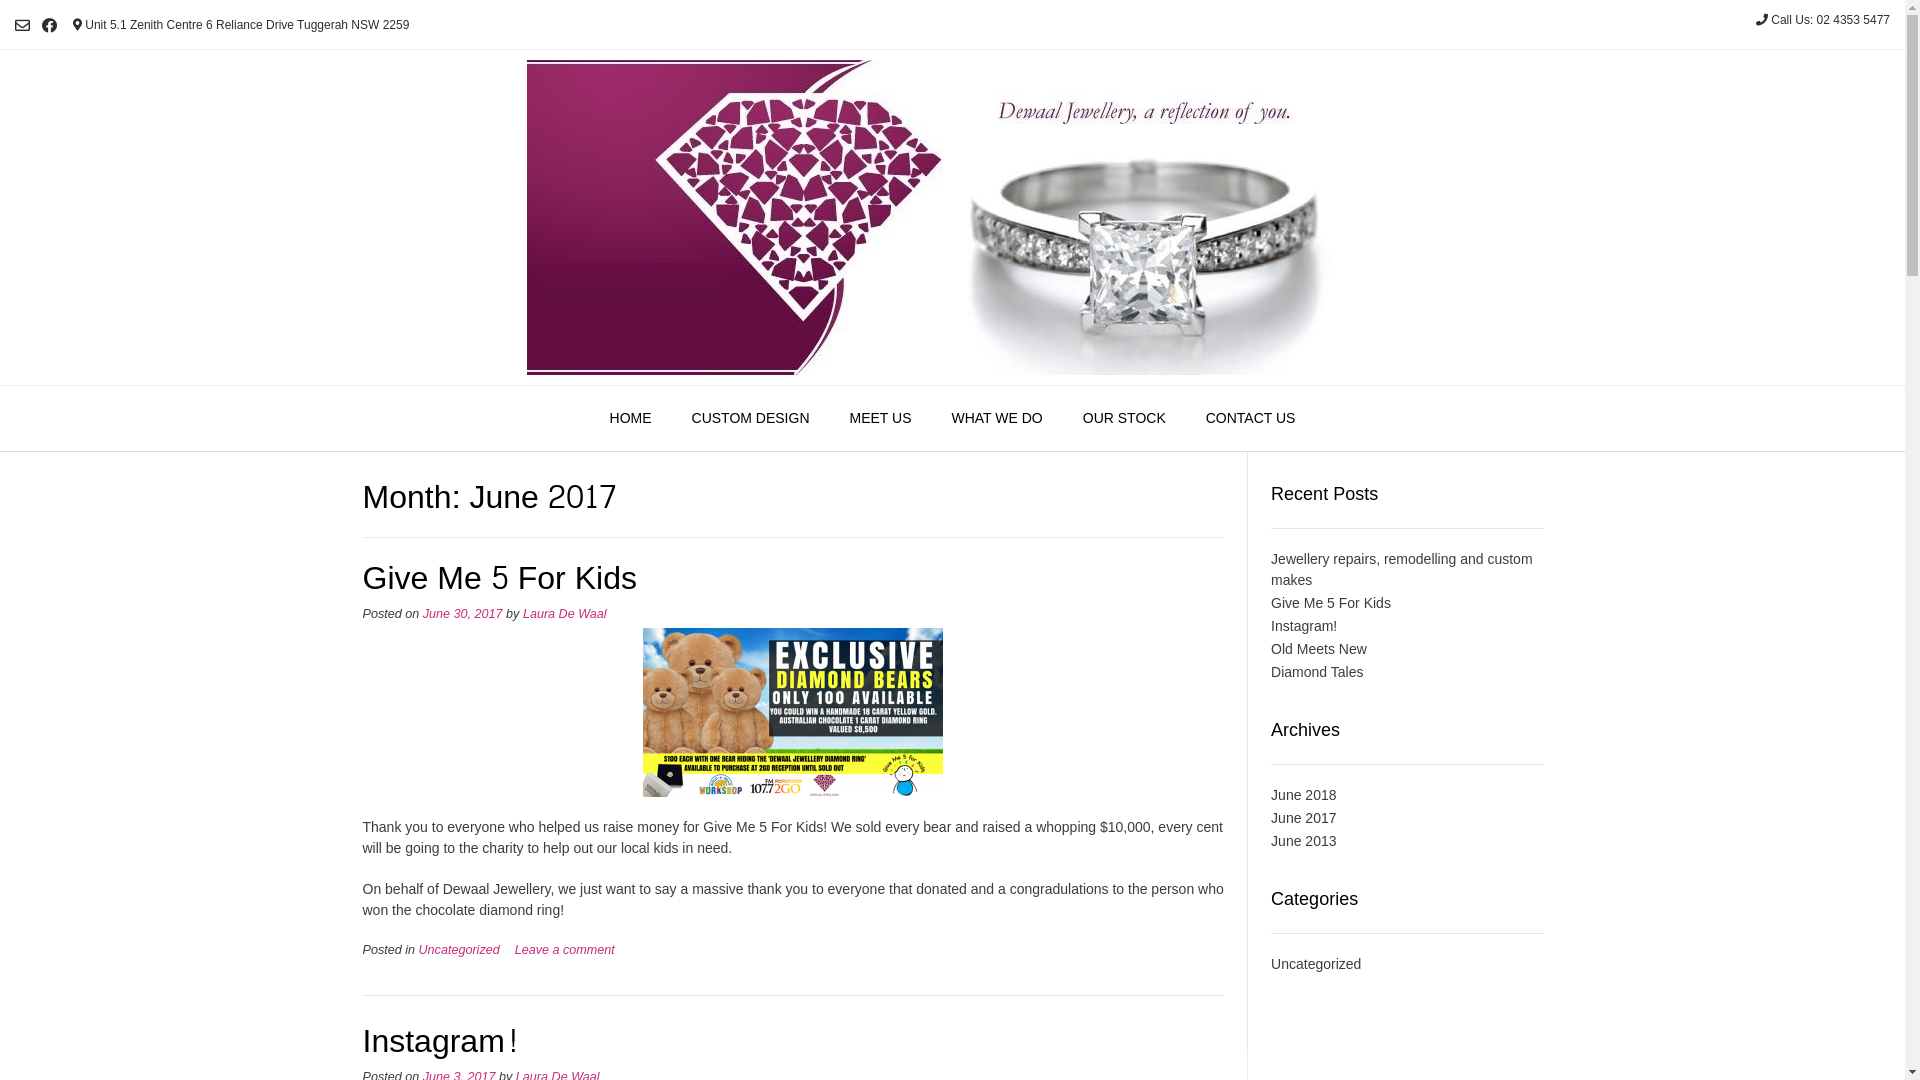 The height and width of the screenshot is (1080, 1920). What do you see at coordinates (49, 25) in the screenshot?
I see `'Find Us on Facebook'` at bounding box center [49, 25].